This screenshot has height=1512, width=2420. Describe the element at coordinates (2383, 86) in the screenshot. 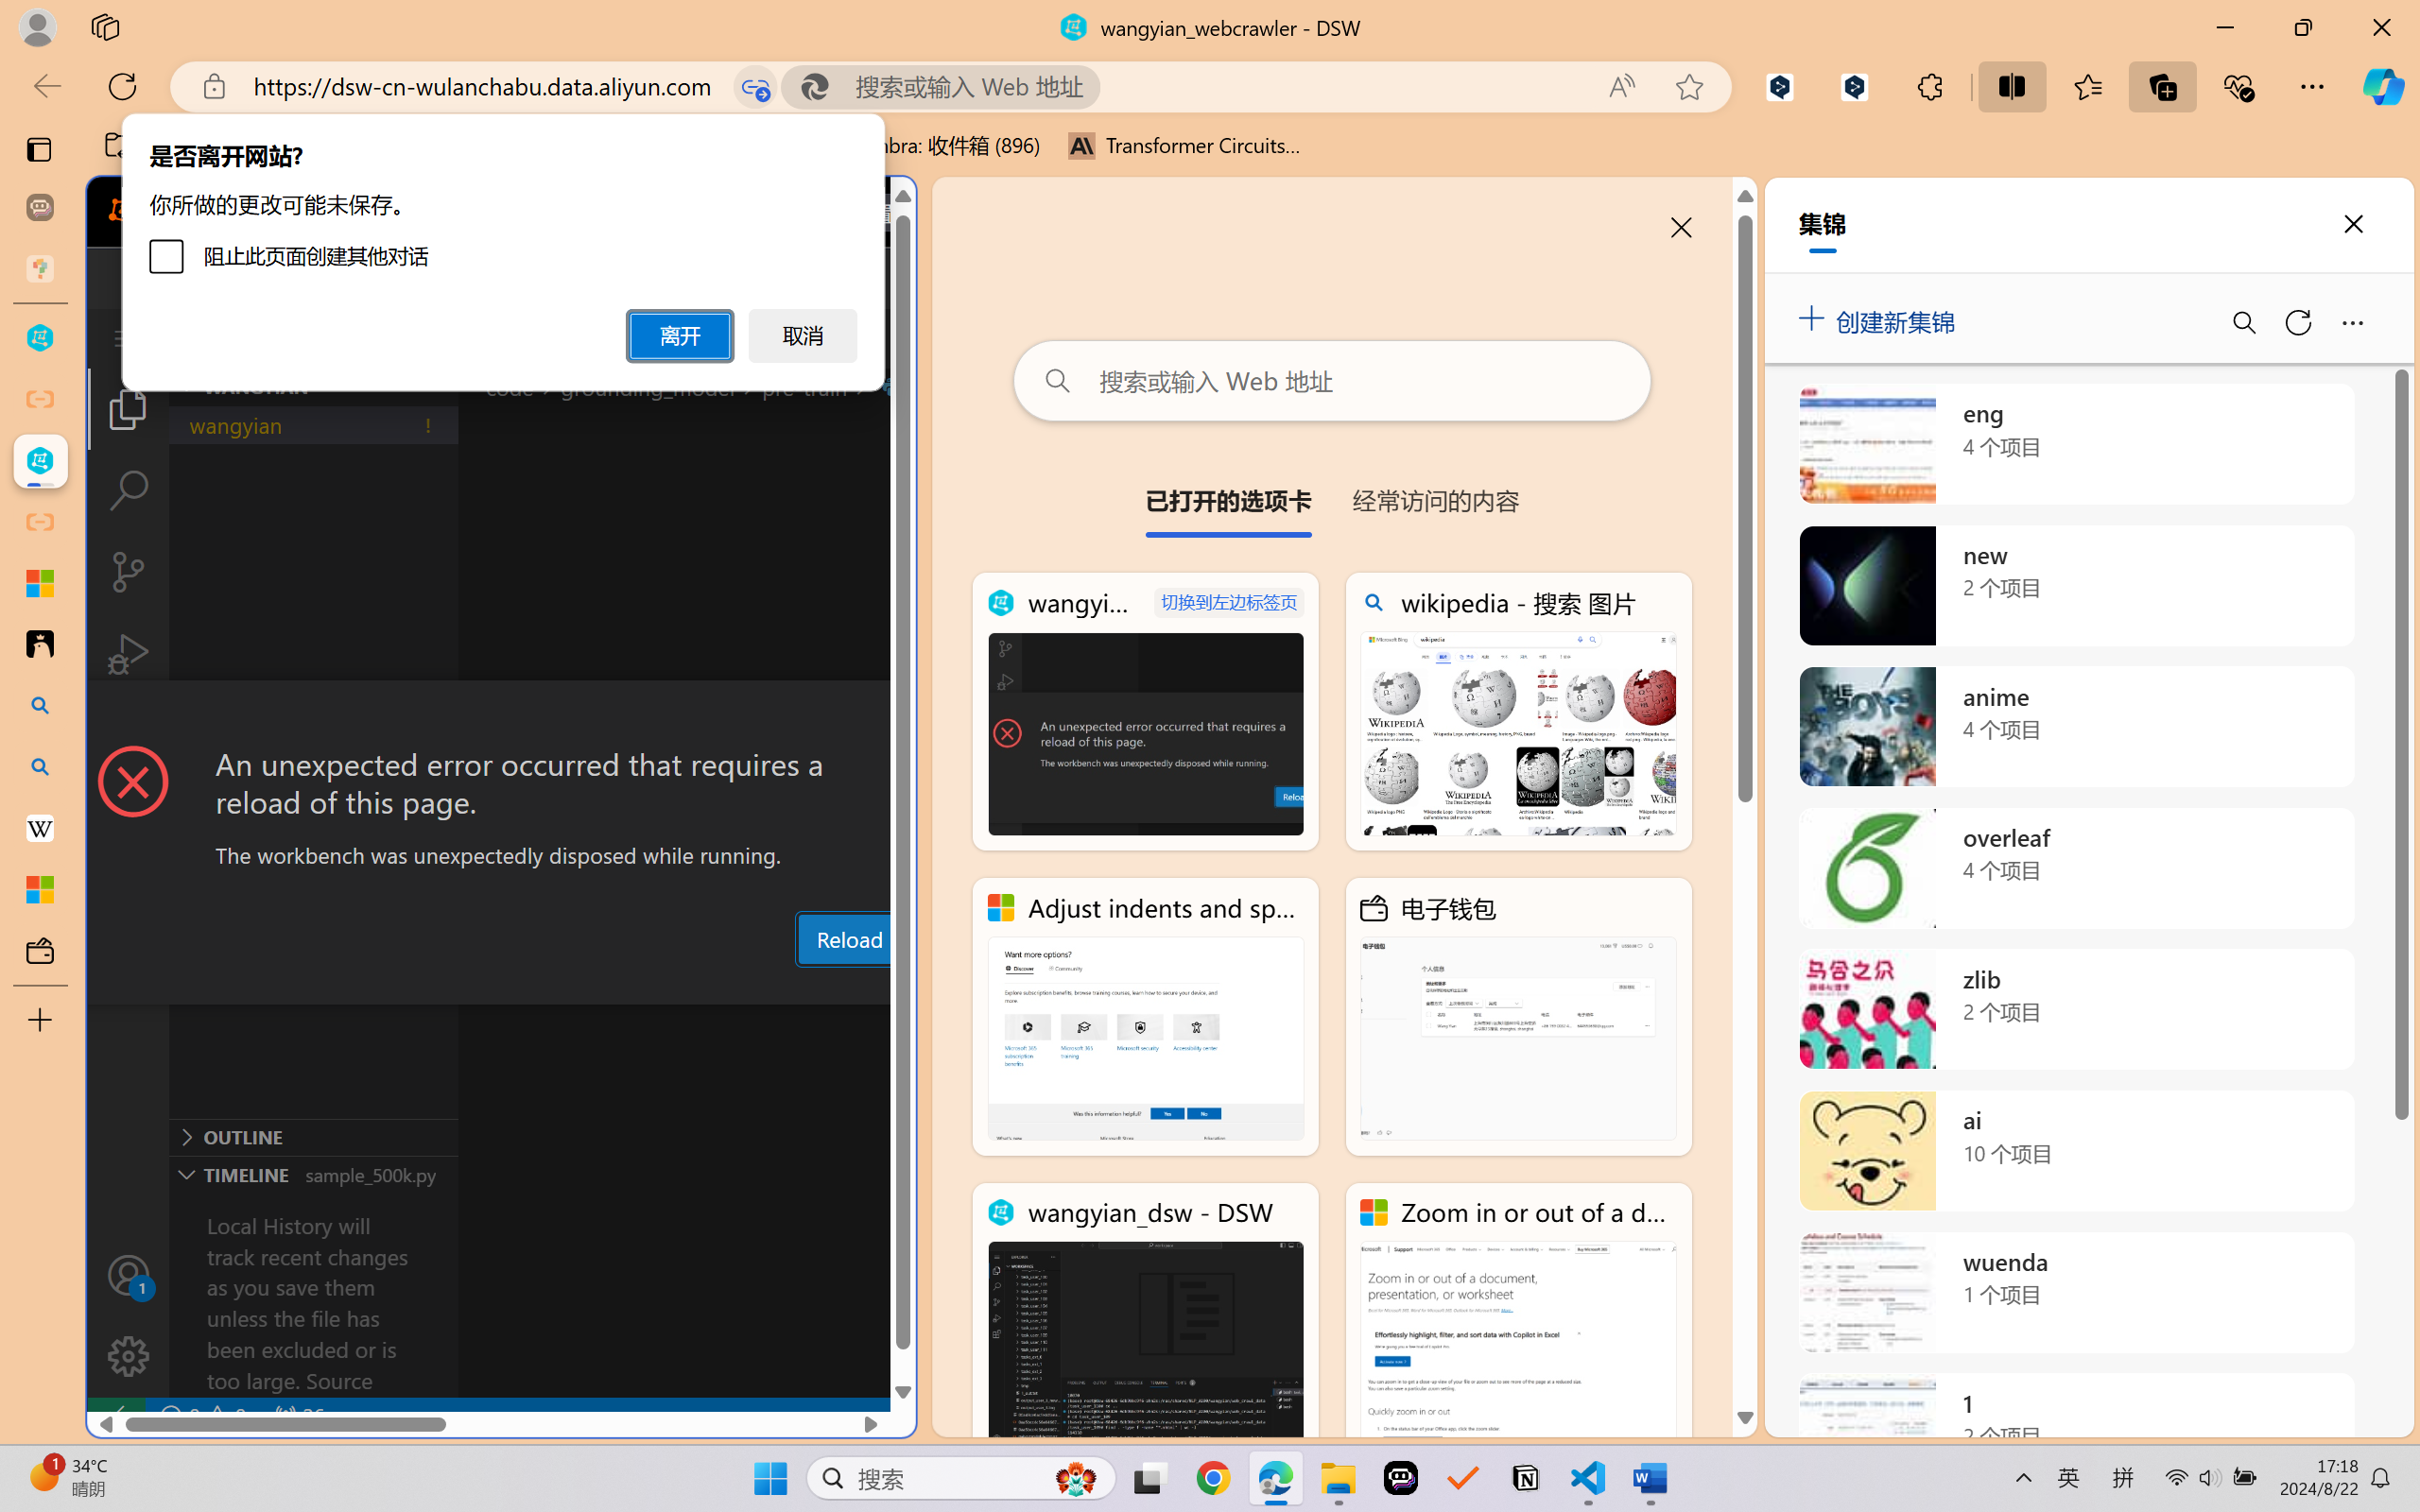

I see `'Copilot (Ctrl+Shift+.)'` at that location.